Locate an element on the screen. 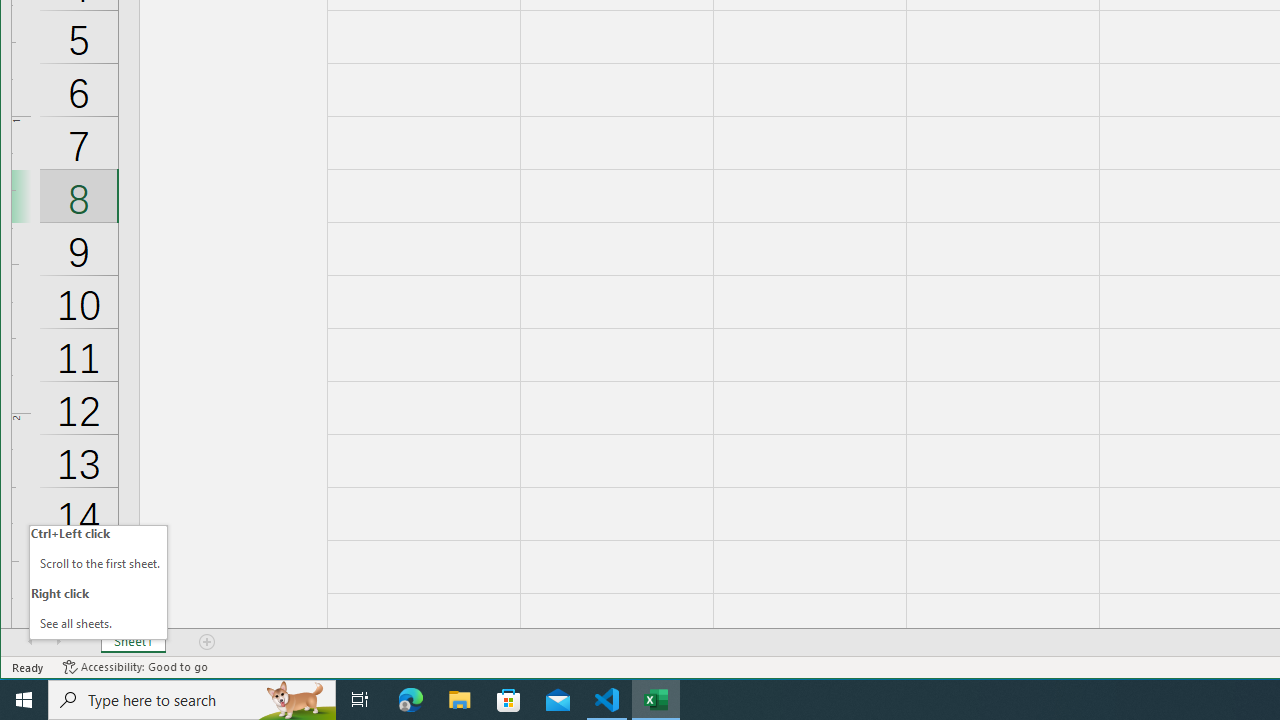 The image size is (1280, 720). 'File Explorer' is located at coordinates (459, 698).